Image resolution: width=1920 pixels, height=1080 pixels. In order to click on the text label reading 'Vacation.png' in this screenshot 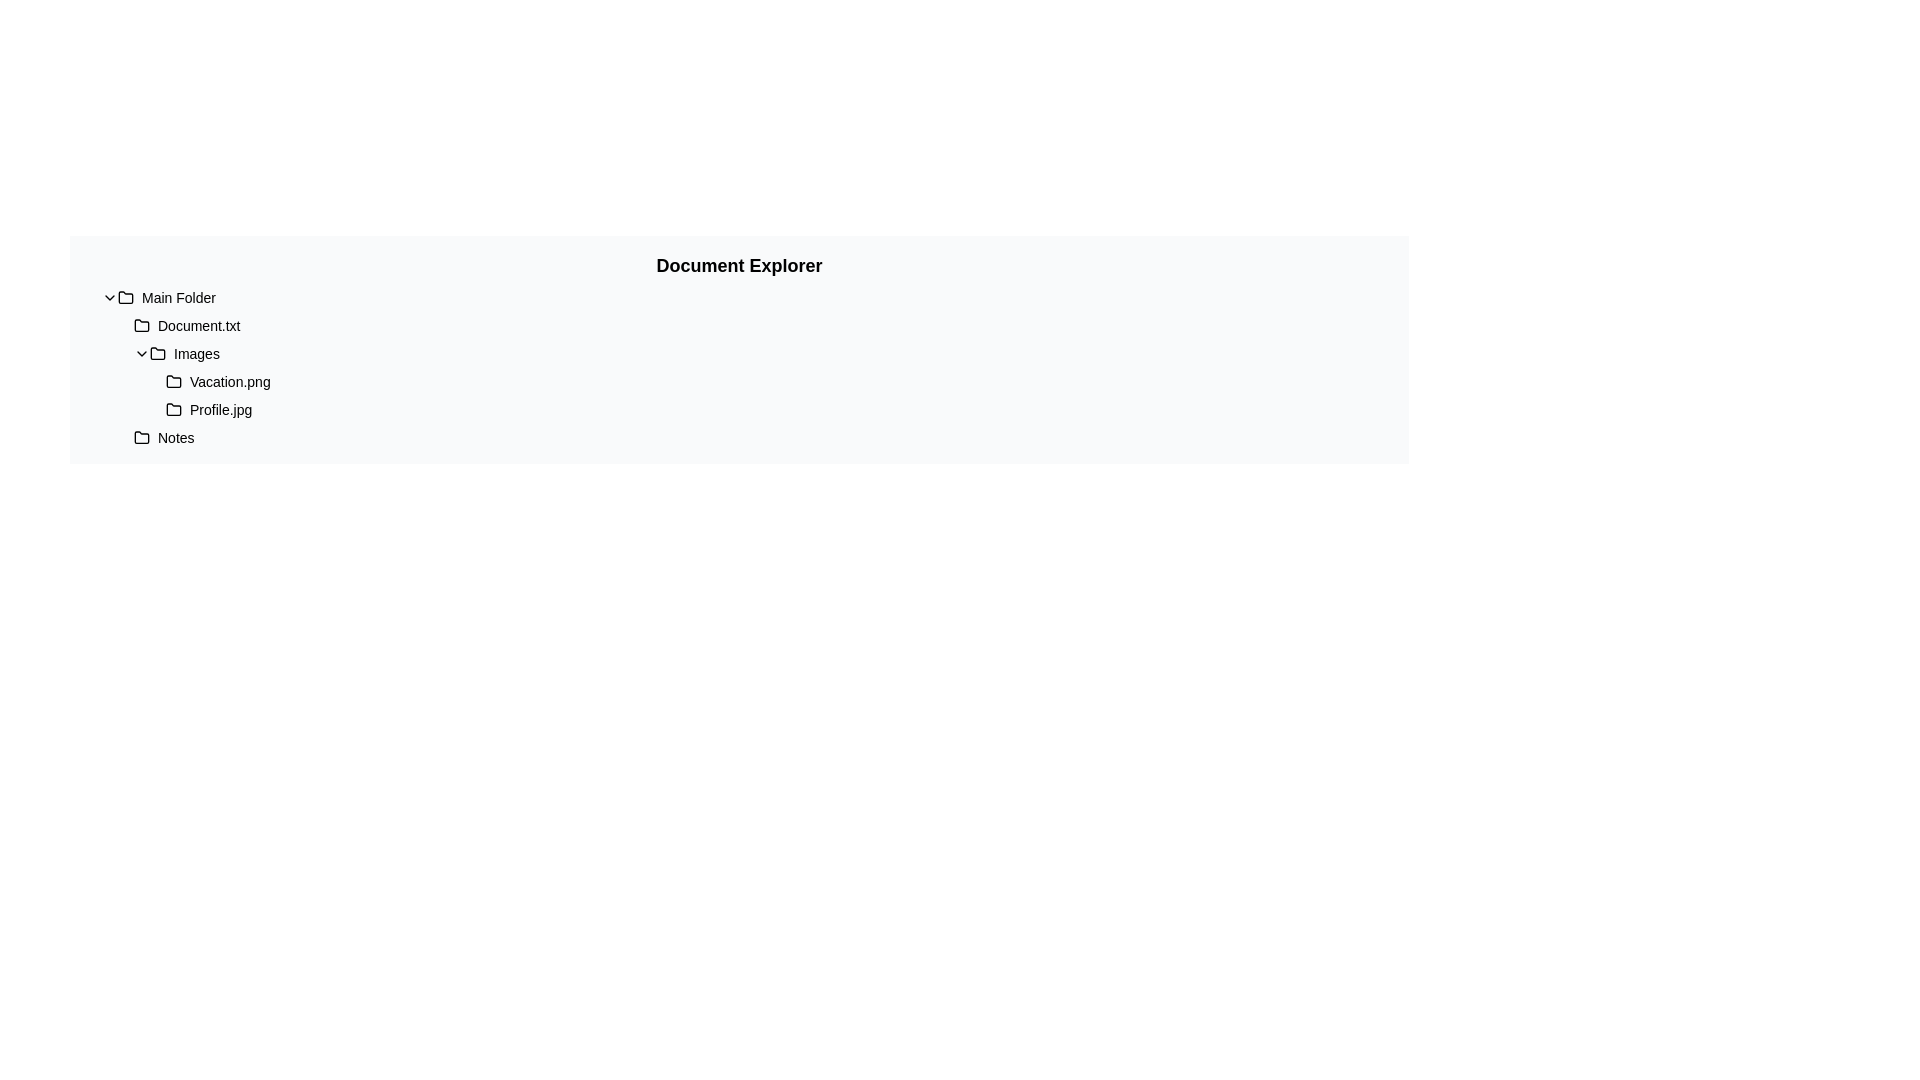, I will do `click(230, 381)`.